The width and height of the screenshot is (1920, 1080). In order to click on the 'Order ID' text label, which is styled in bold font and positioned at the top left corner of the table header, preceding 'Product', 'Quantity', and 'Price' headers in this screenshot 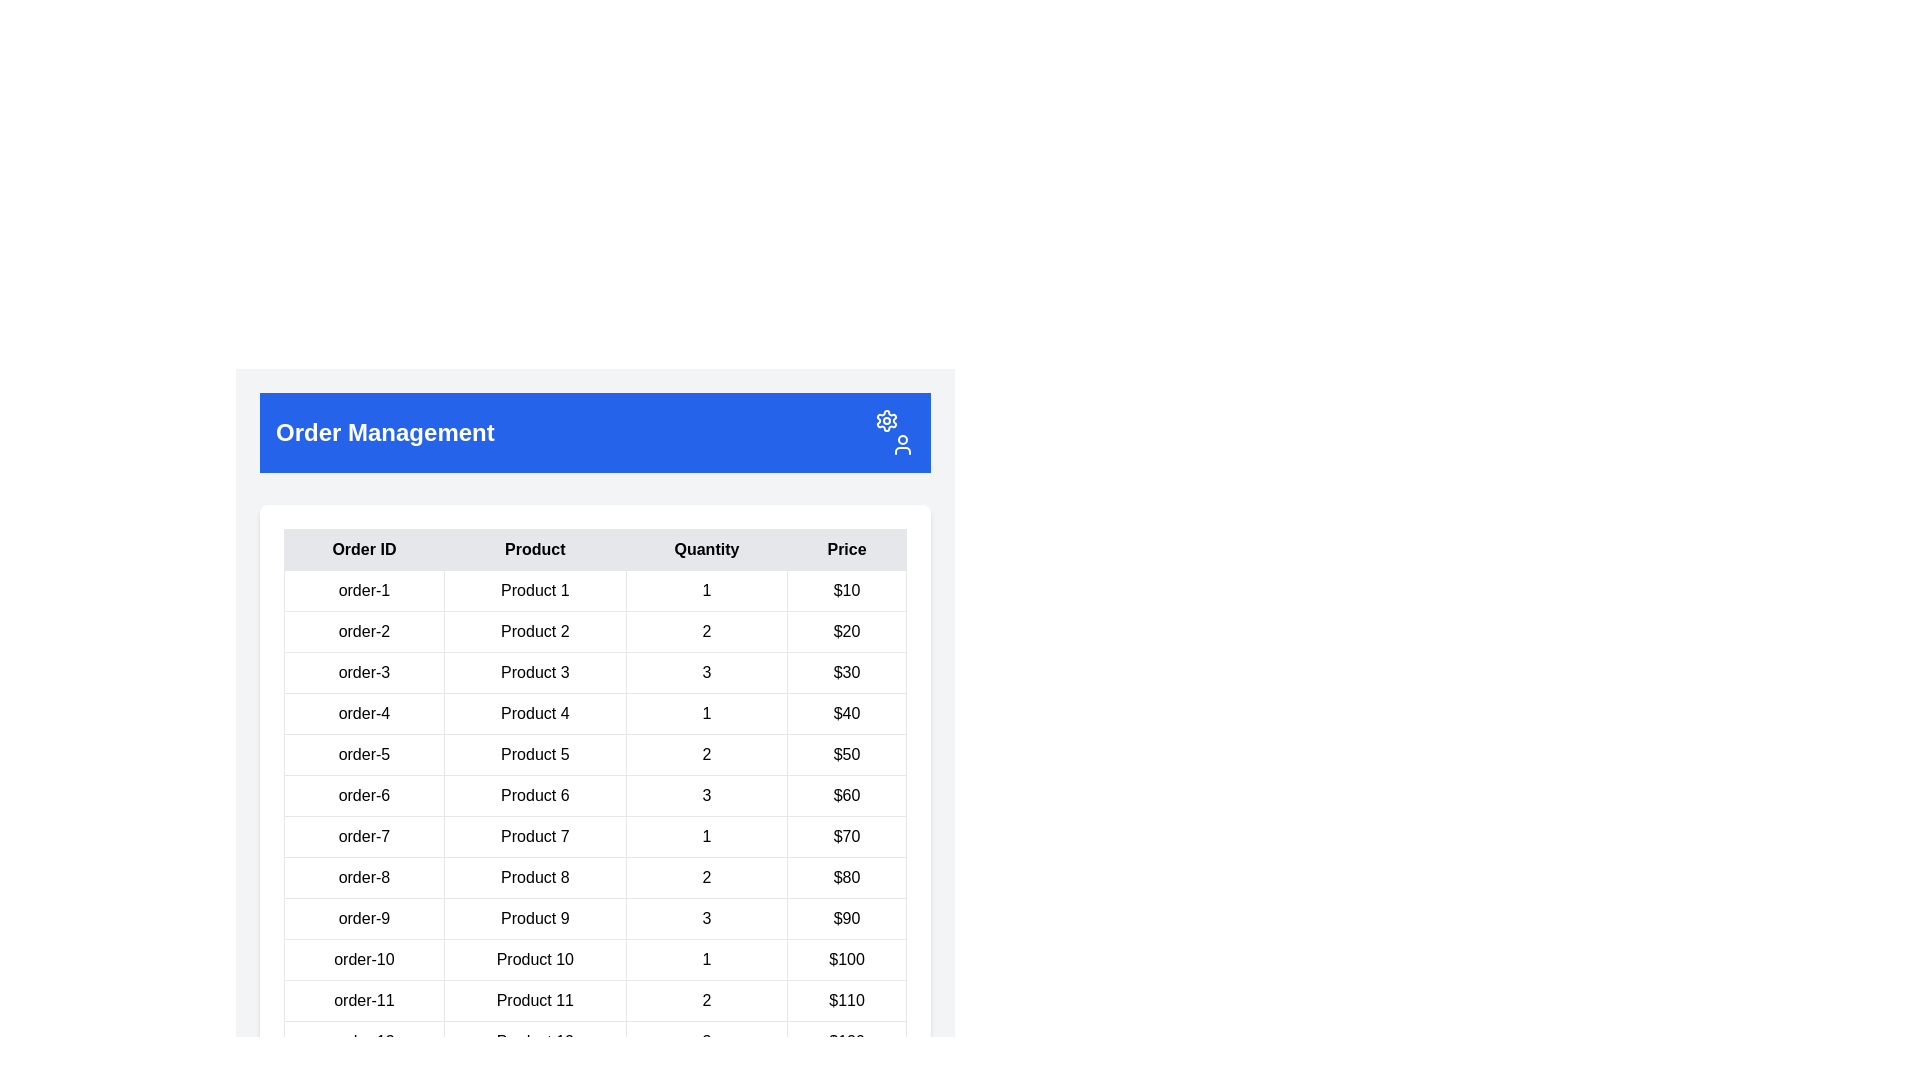, I will do `click(364, 550)`.